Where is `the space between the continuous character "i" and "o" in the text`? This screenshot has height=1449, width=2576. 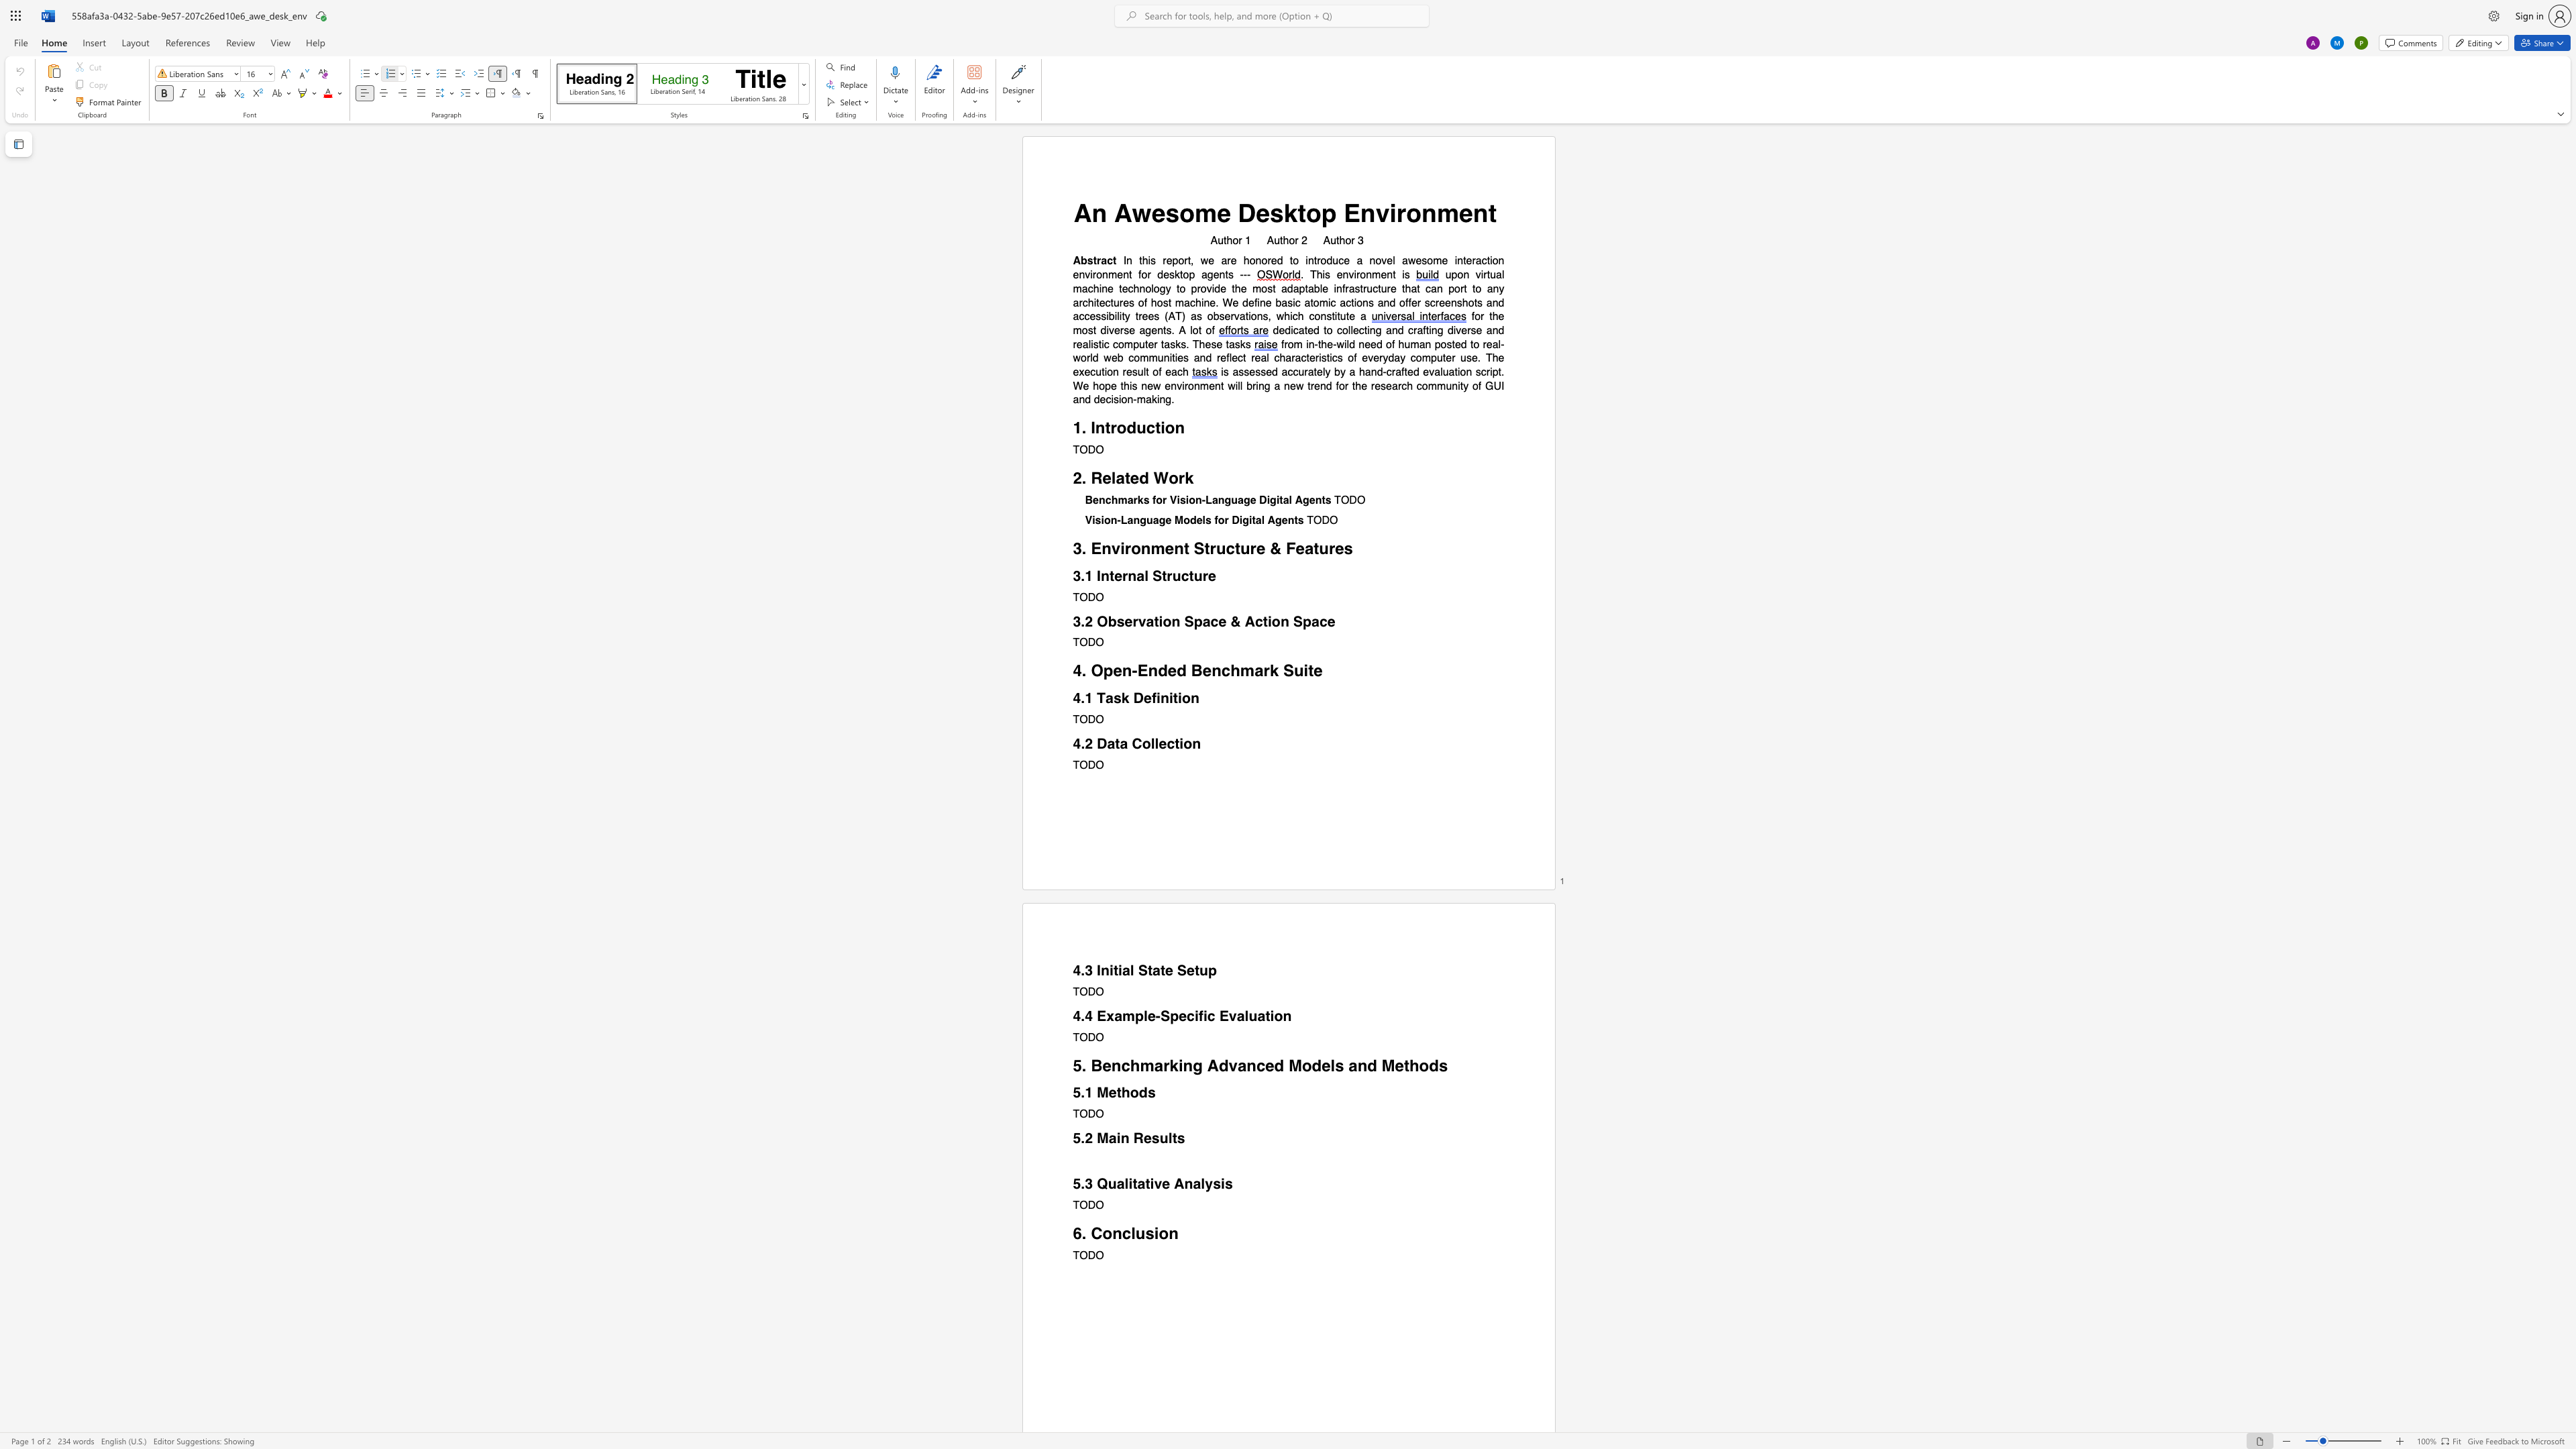
the space between the continuous character "i" and "o" in the text is located at coordinates (1275, 1016).